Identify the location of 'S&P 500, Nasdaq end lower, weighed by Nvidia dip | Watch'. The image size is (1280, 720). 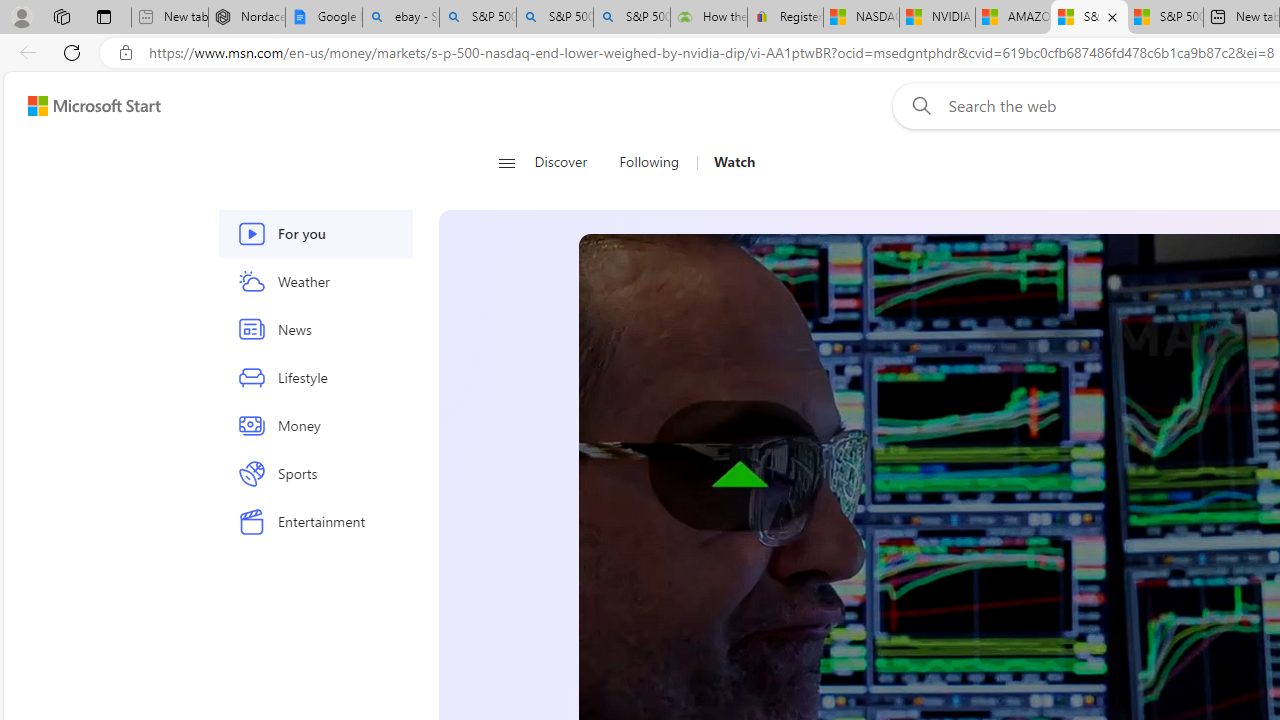
(1165, 17).